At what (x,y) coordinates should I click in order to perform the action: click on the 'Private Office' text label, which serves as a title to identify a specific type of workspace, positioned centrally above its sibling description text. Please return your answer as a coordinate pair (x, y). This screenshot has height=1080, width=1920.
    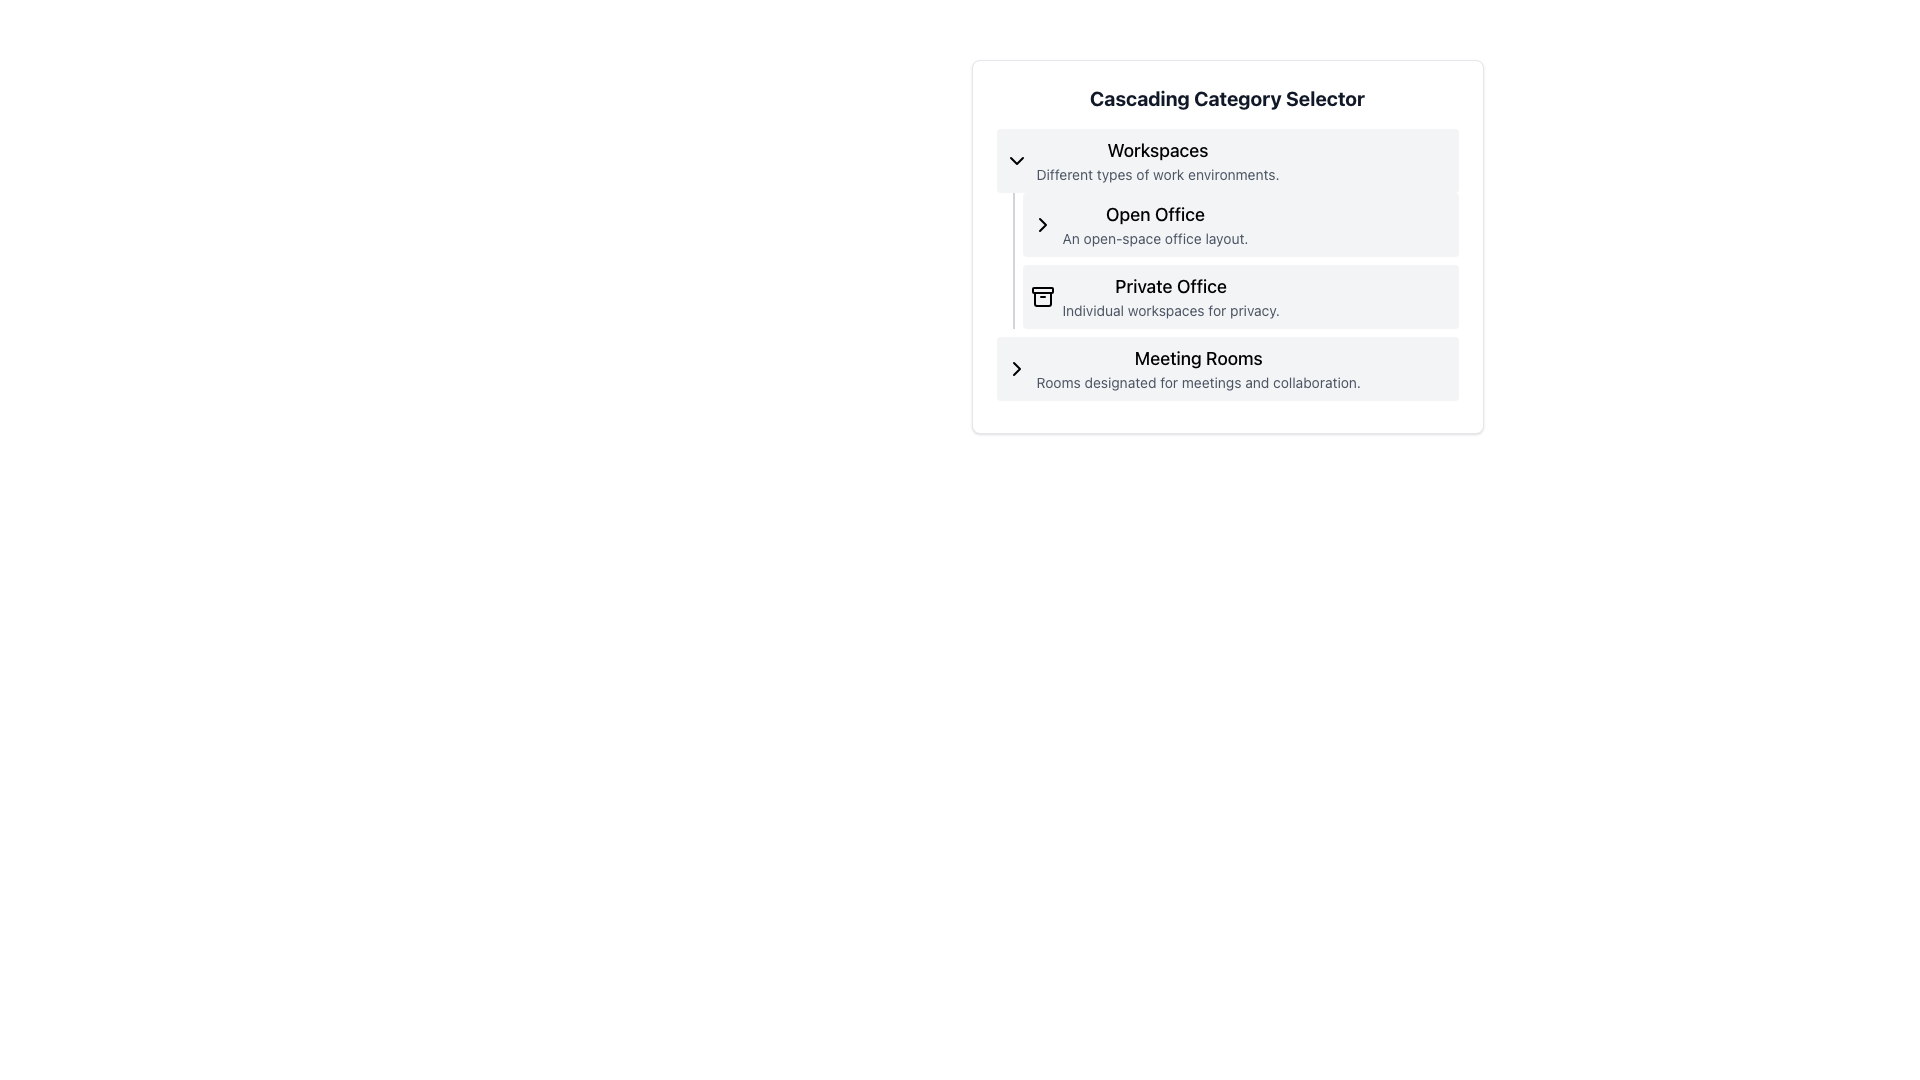
    Looking at the image, I should click on (1171, 285).